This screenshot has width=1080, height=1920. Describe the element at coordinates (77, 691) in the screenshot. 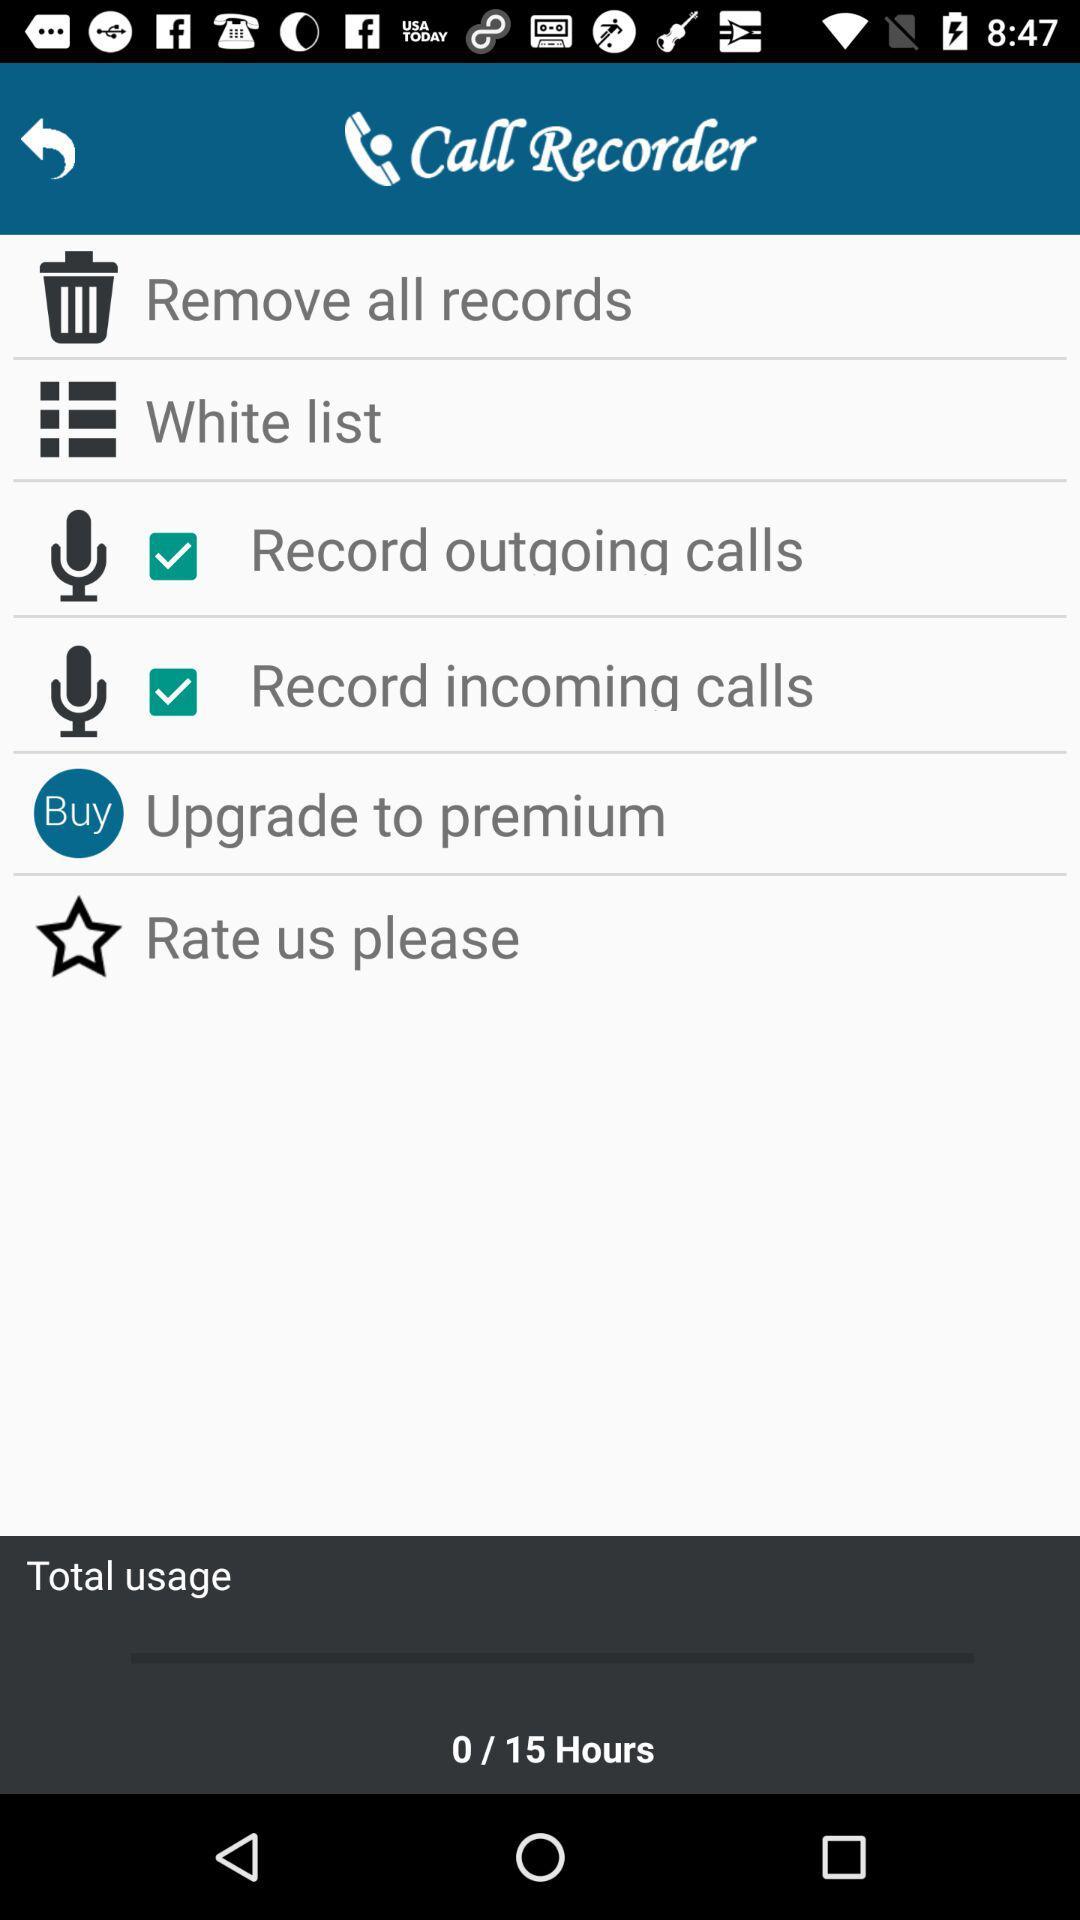

I see `incoming calls` at that location.